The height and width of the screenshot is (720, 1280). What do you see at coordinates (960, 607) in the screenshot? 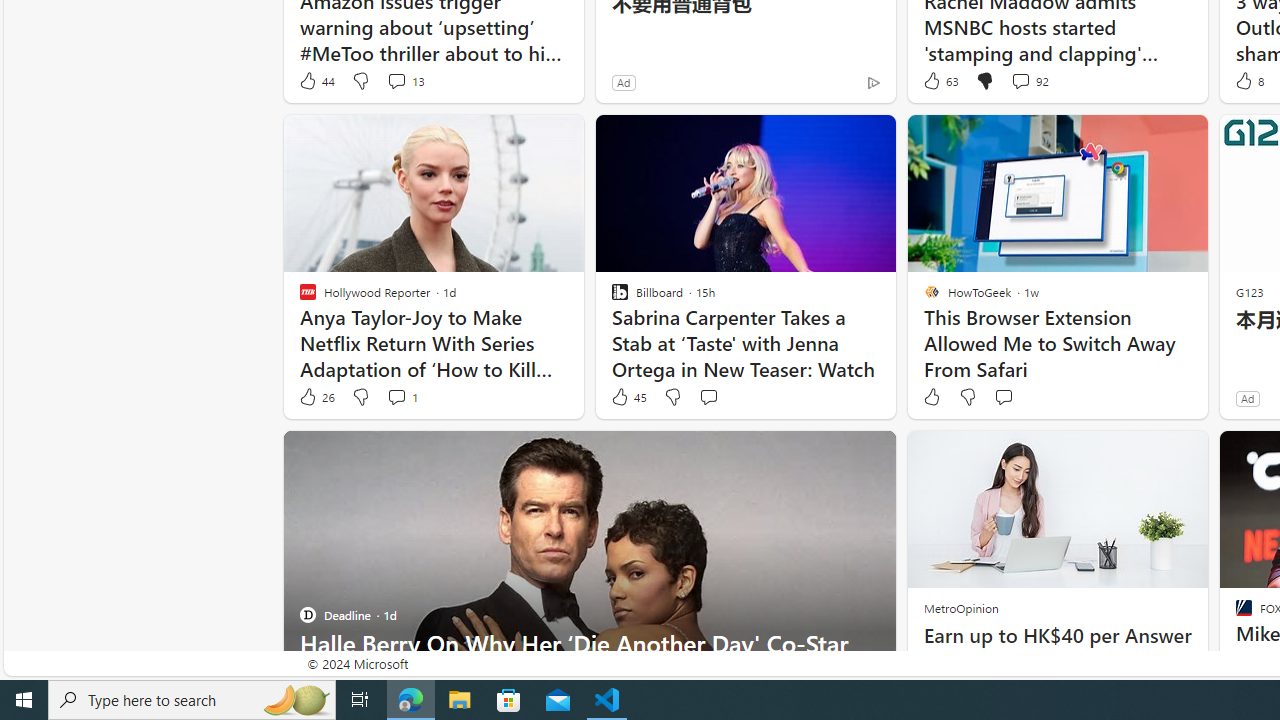
I see `'MetroOpinion'` at bounding box center [960, 607].